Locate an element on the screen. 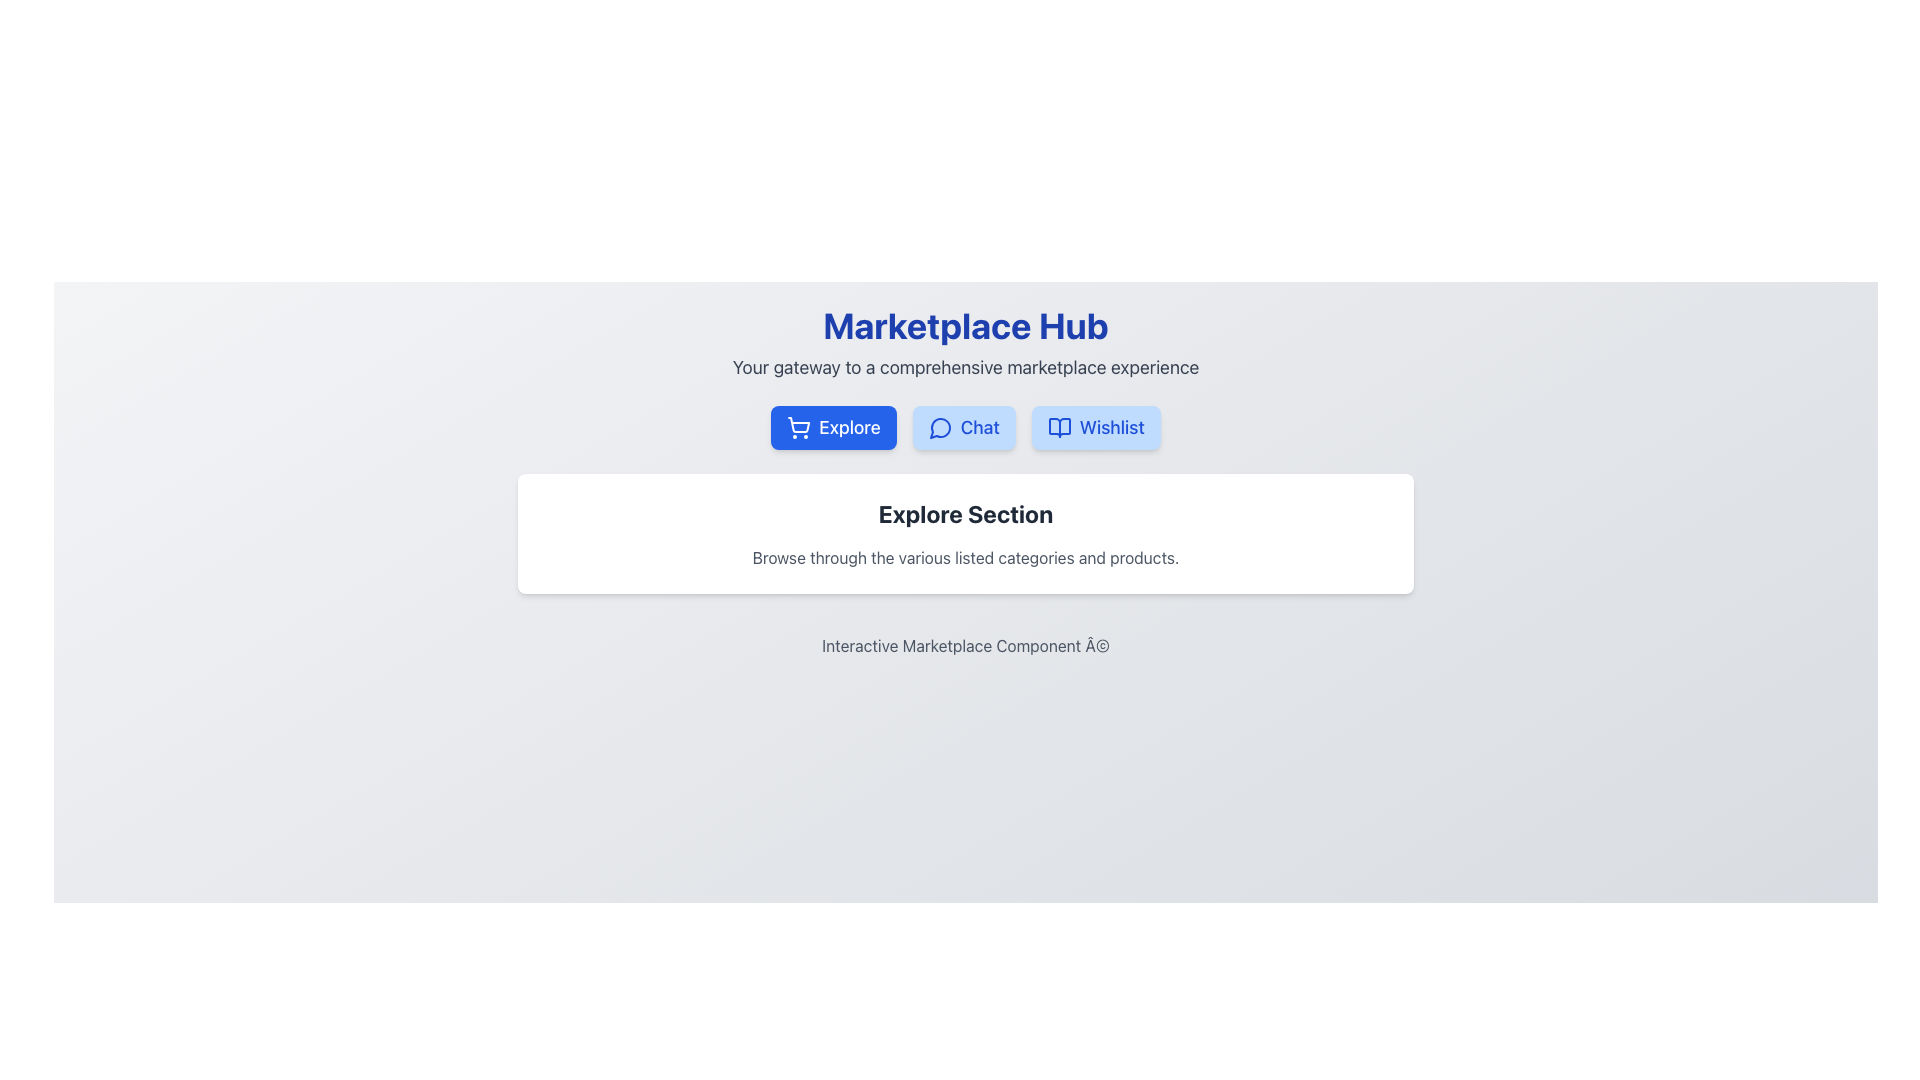 Image resolution: width=1920 pixels, height=1080 pixels. the Chat button on the Navigation Bar is located at coordinates (965, 427).